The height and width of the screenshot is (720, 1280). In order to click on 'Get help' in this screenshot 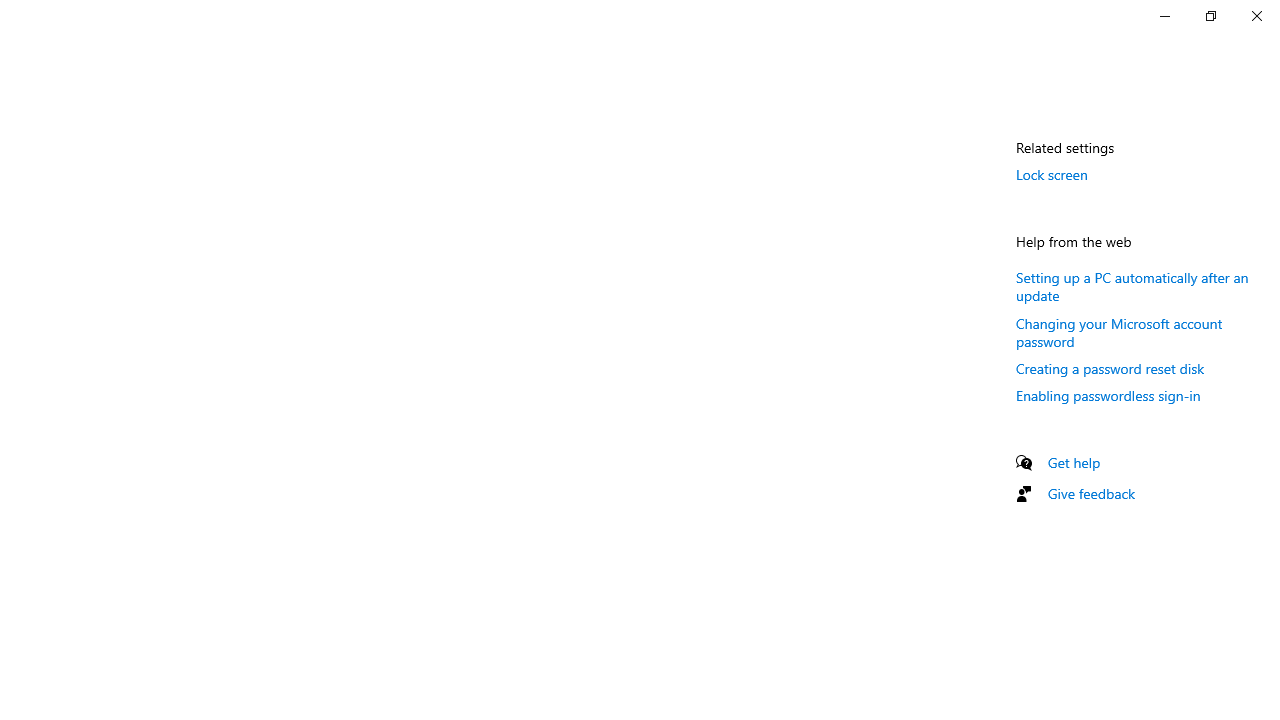, I will do `click(1073, 462)`.